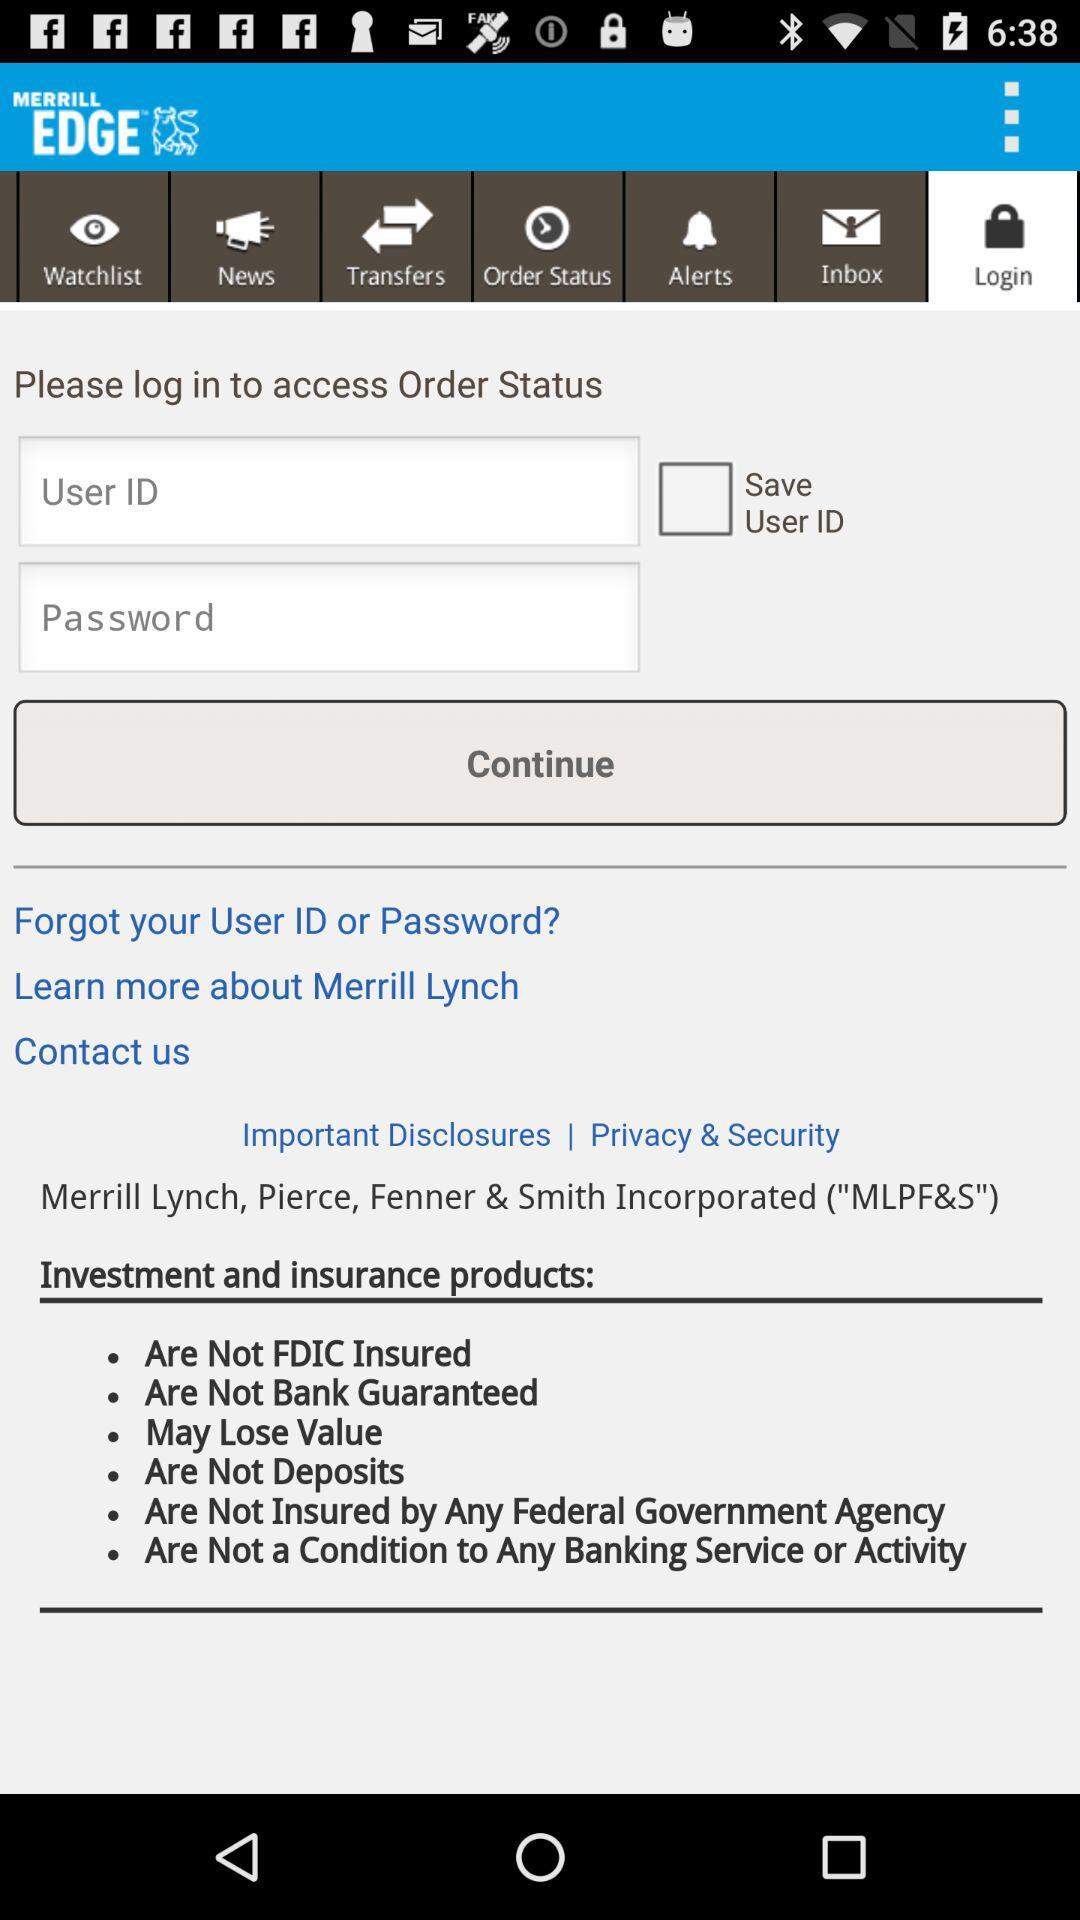 The image size is (1080, 1920). What do you see at coordinates (244, 236) in the screenshot?
I see `news feed button` at bounding box center [244, 236].